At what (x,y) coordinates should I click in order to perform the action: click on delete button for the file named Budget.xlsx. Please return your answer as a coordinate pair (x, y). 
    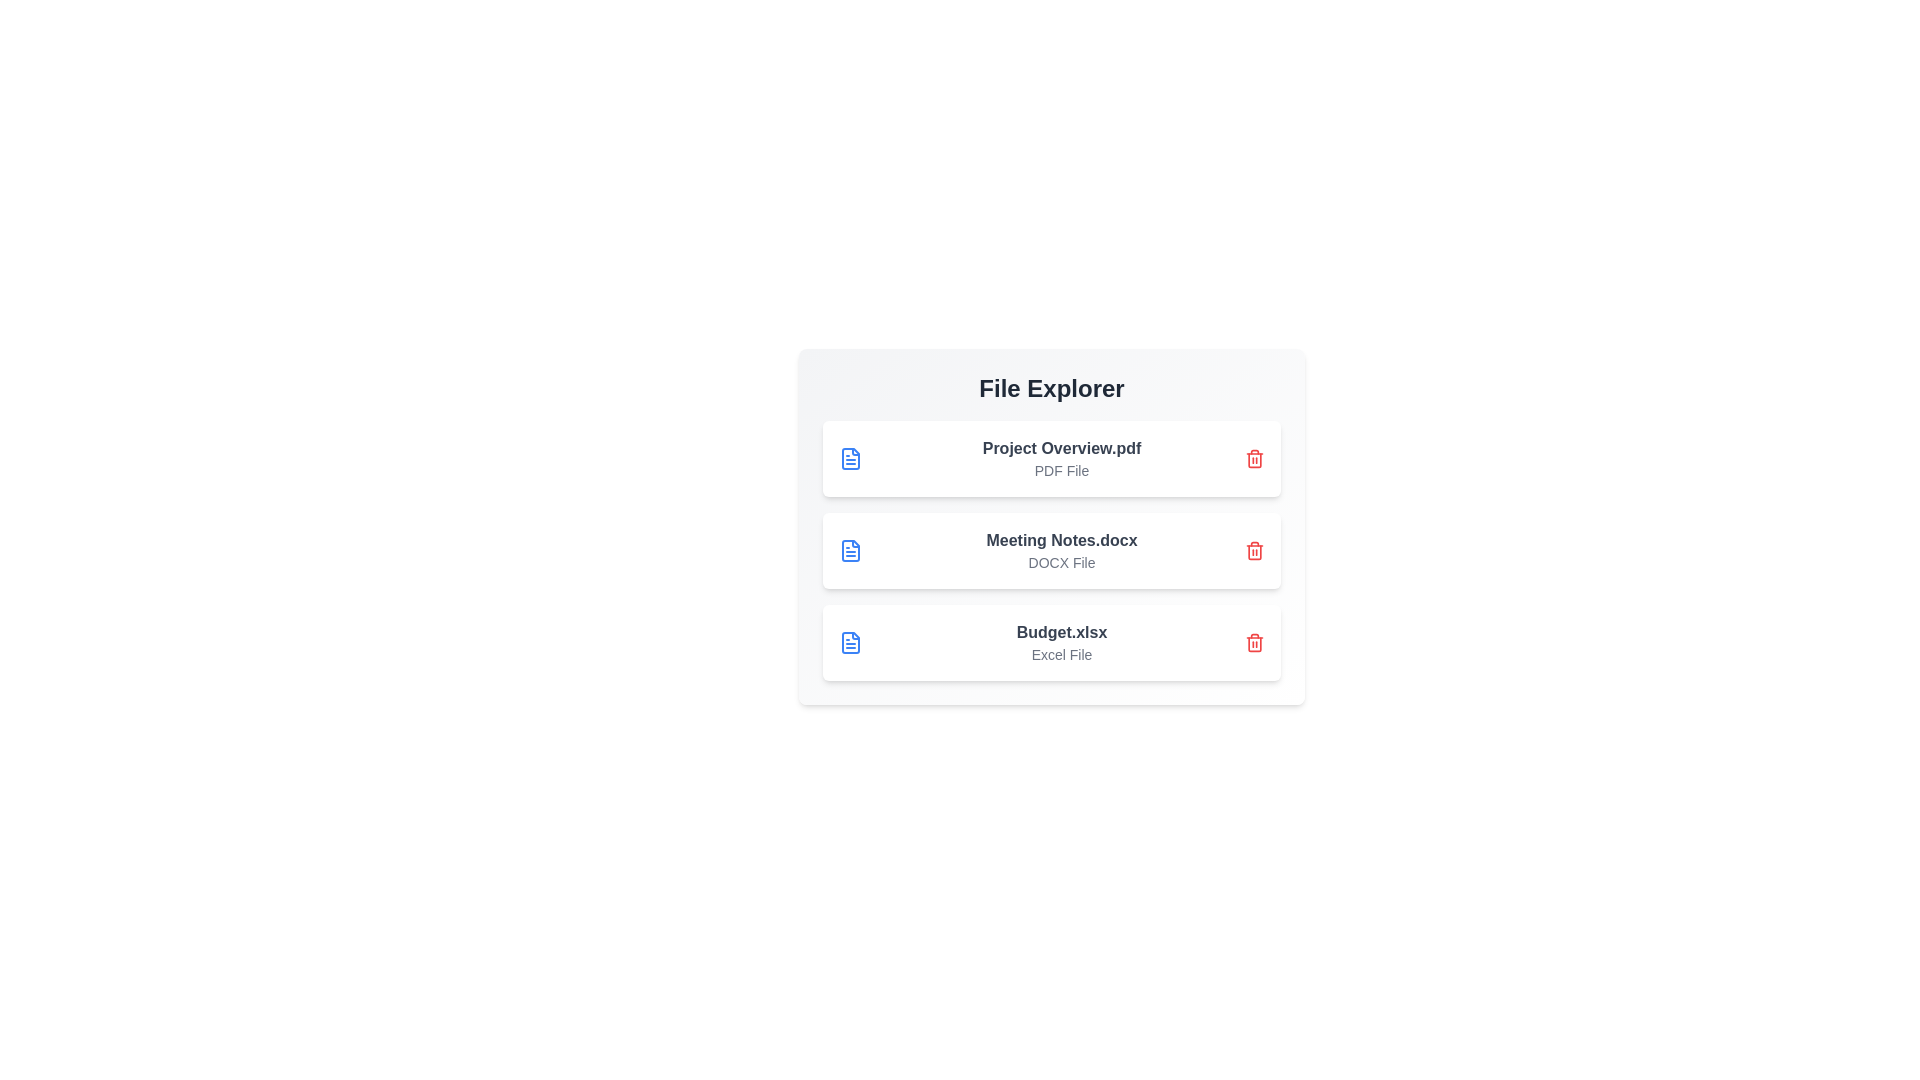
    Looking at the image, I should click on (1253, 643).